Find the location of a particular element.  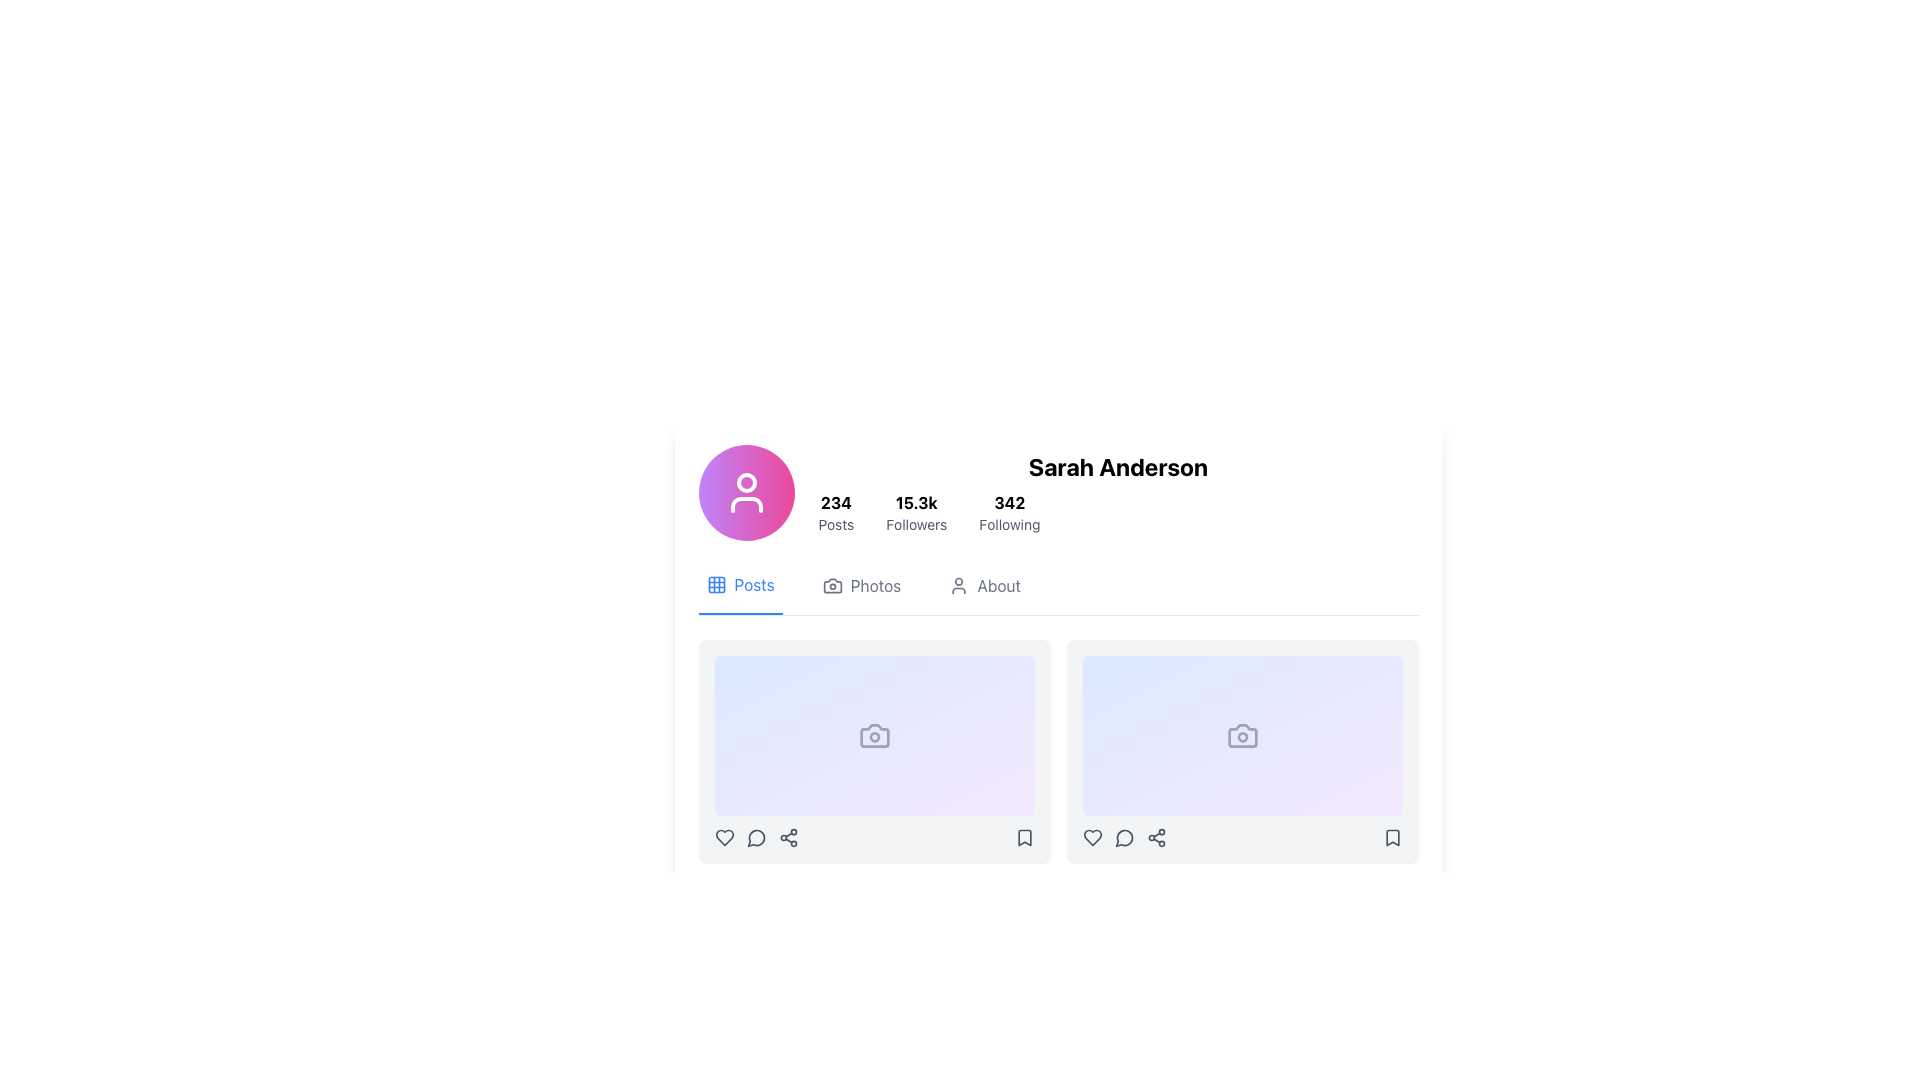

the Interactive Icon located at the bottom-left corner of the left post to express a positive reaction is located at coordinates (723, 837).